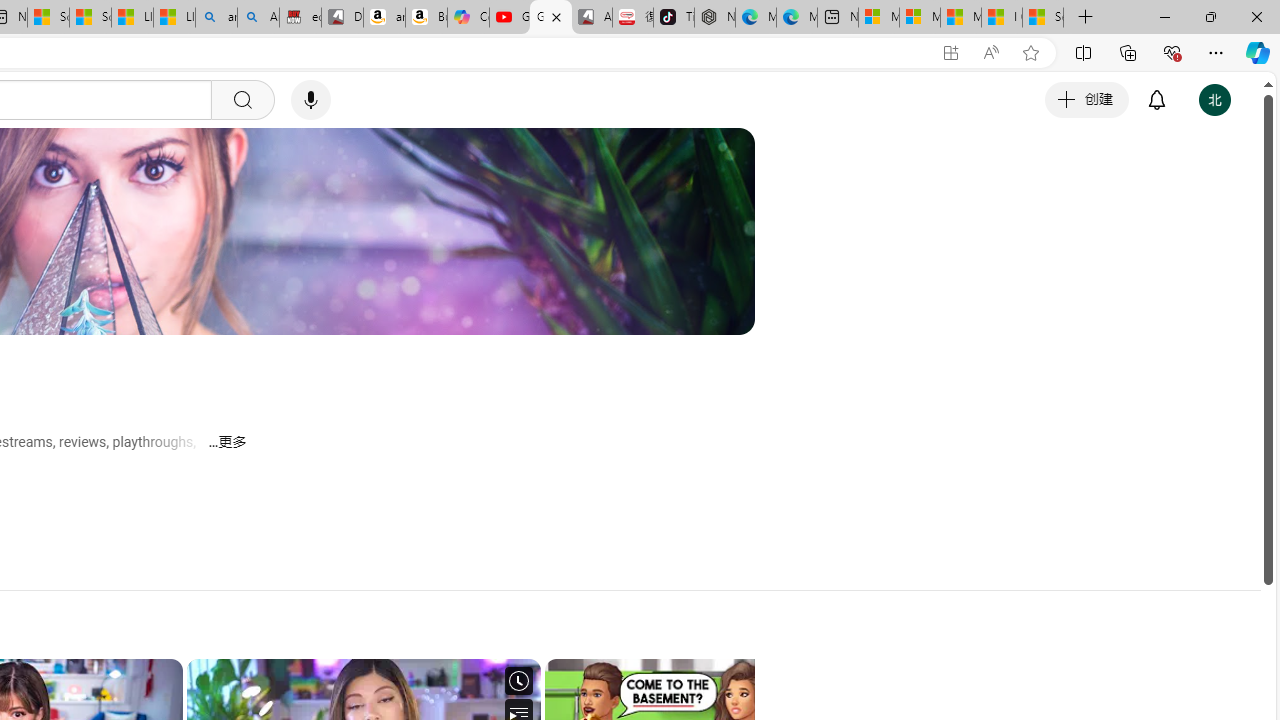  What do you see at coordinates (714, 17) in the screenshot?
I see `'Nordace - Best Sellers'` at bounding box center [714, 17].